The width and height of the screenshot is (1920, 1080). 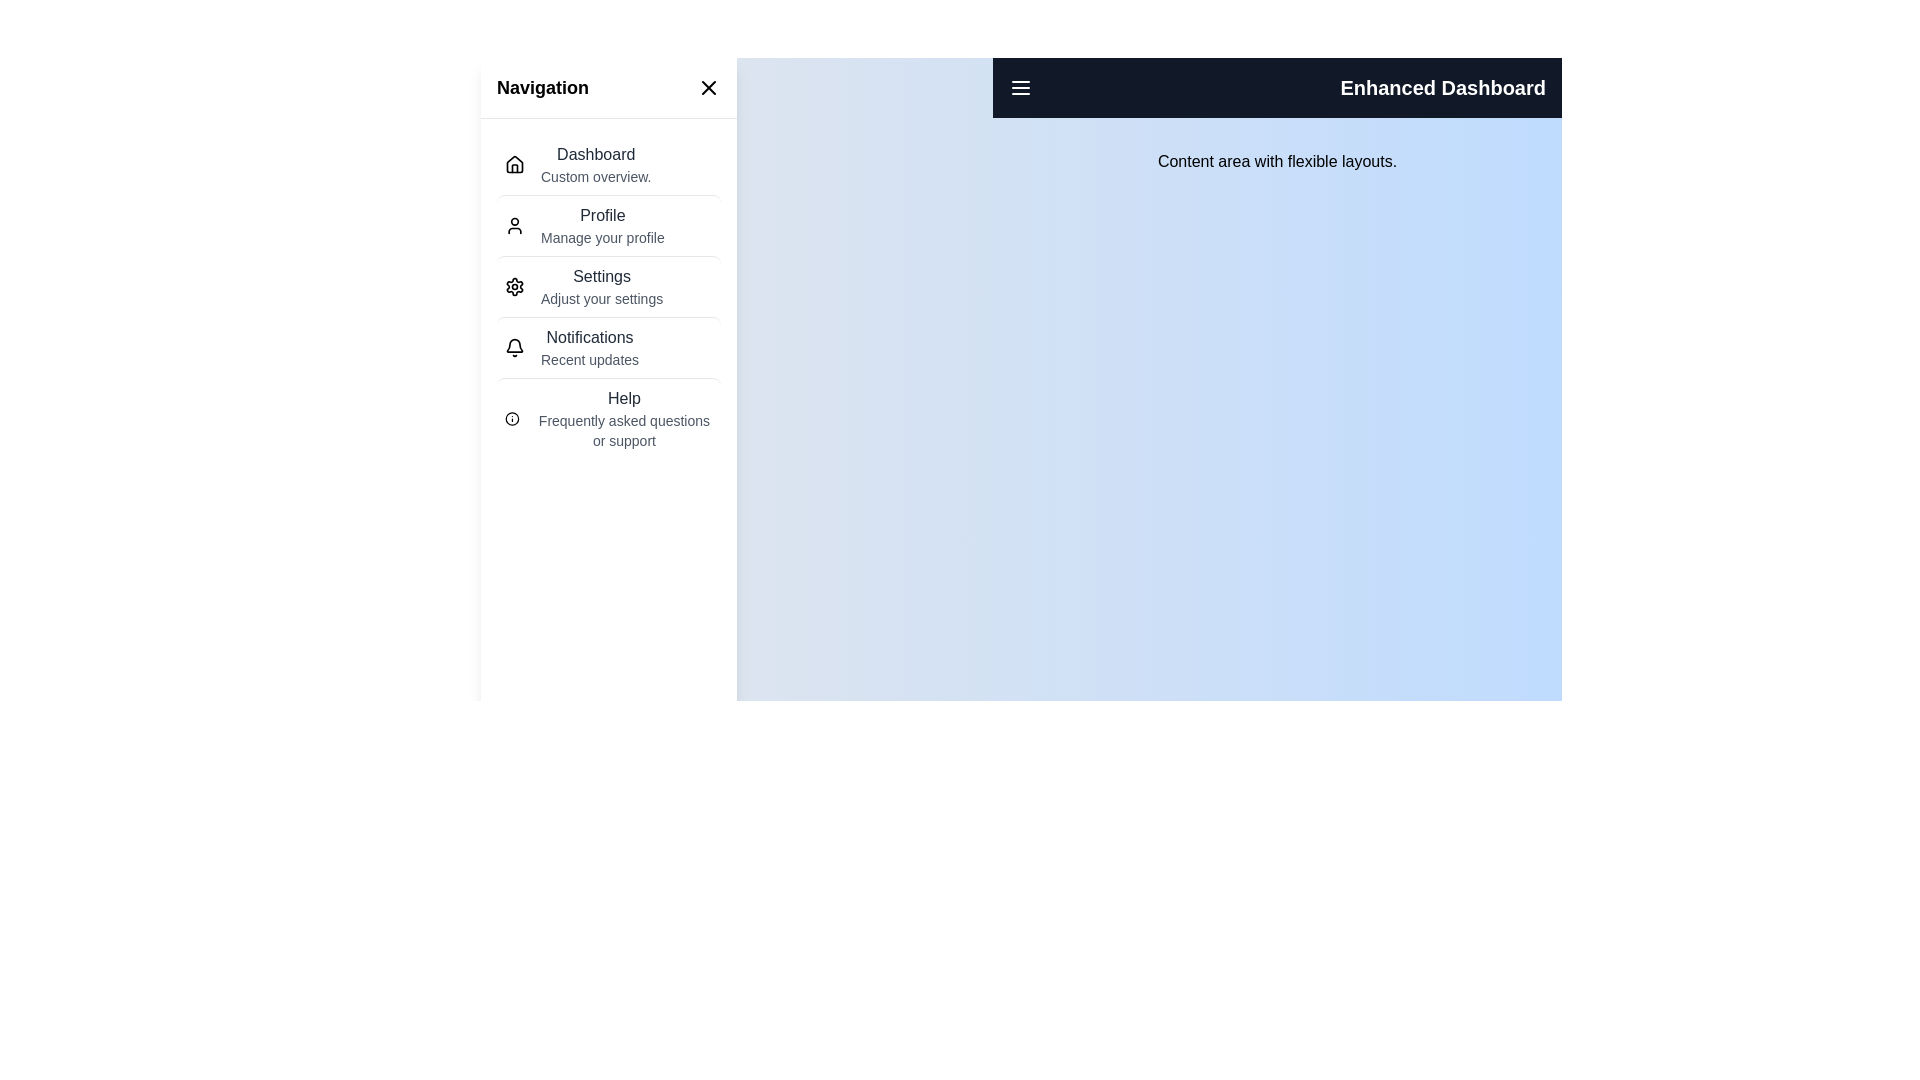 What do you see at coordinates (1276, 161) in the screenshot?
I see `text content from the descriptive Text label located underneath the 'Enhanced Dashboard' header, centered in the right section of the layout` at bounding box center [1276, 161].